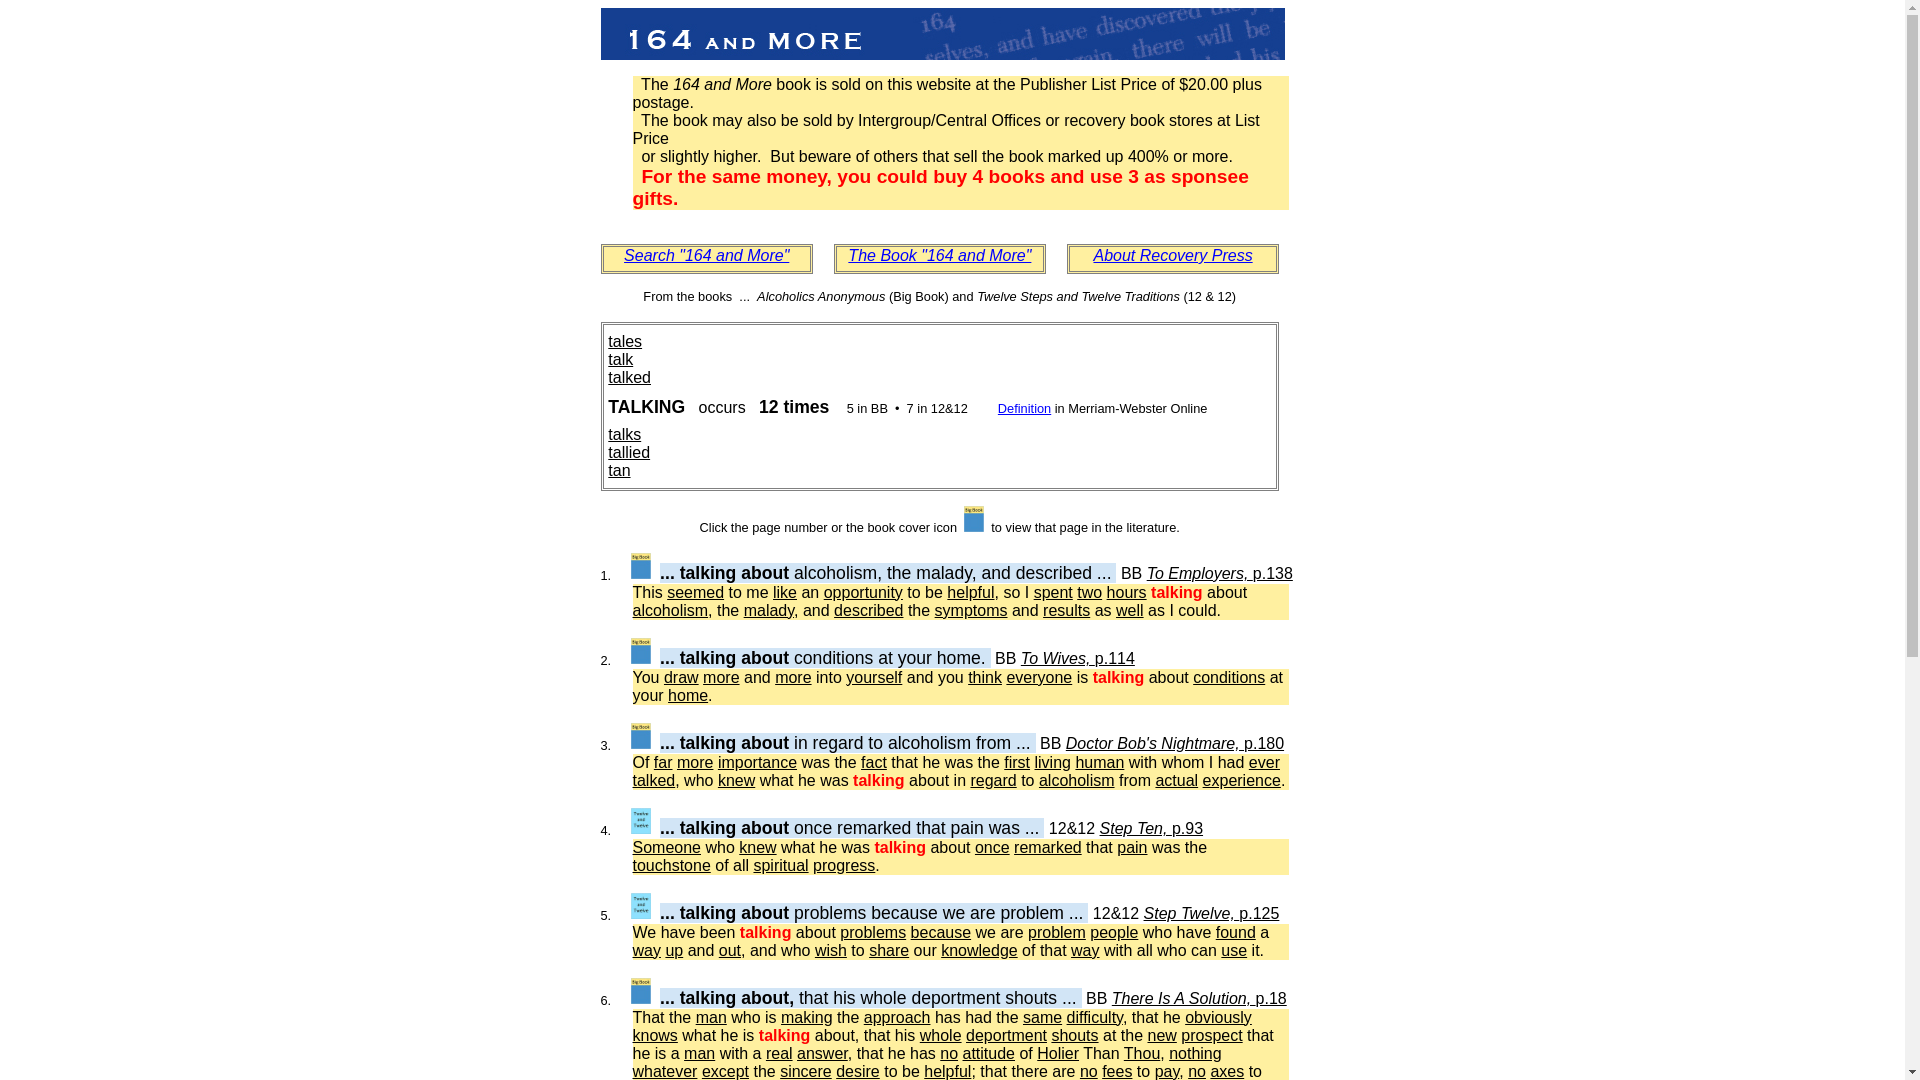  I want to click on 'symptoms', so click(971, 609).